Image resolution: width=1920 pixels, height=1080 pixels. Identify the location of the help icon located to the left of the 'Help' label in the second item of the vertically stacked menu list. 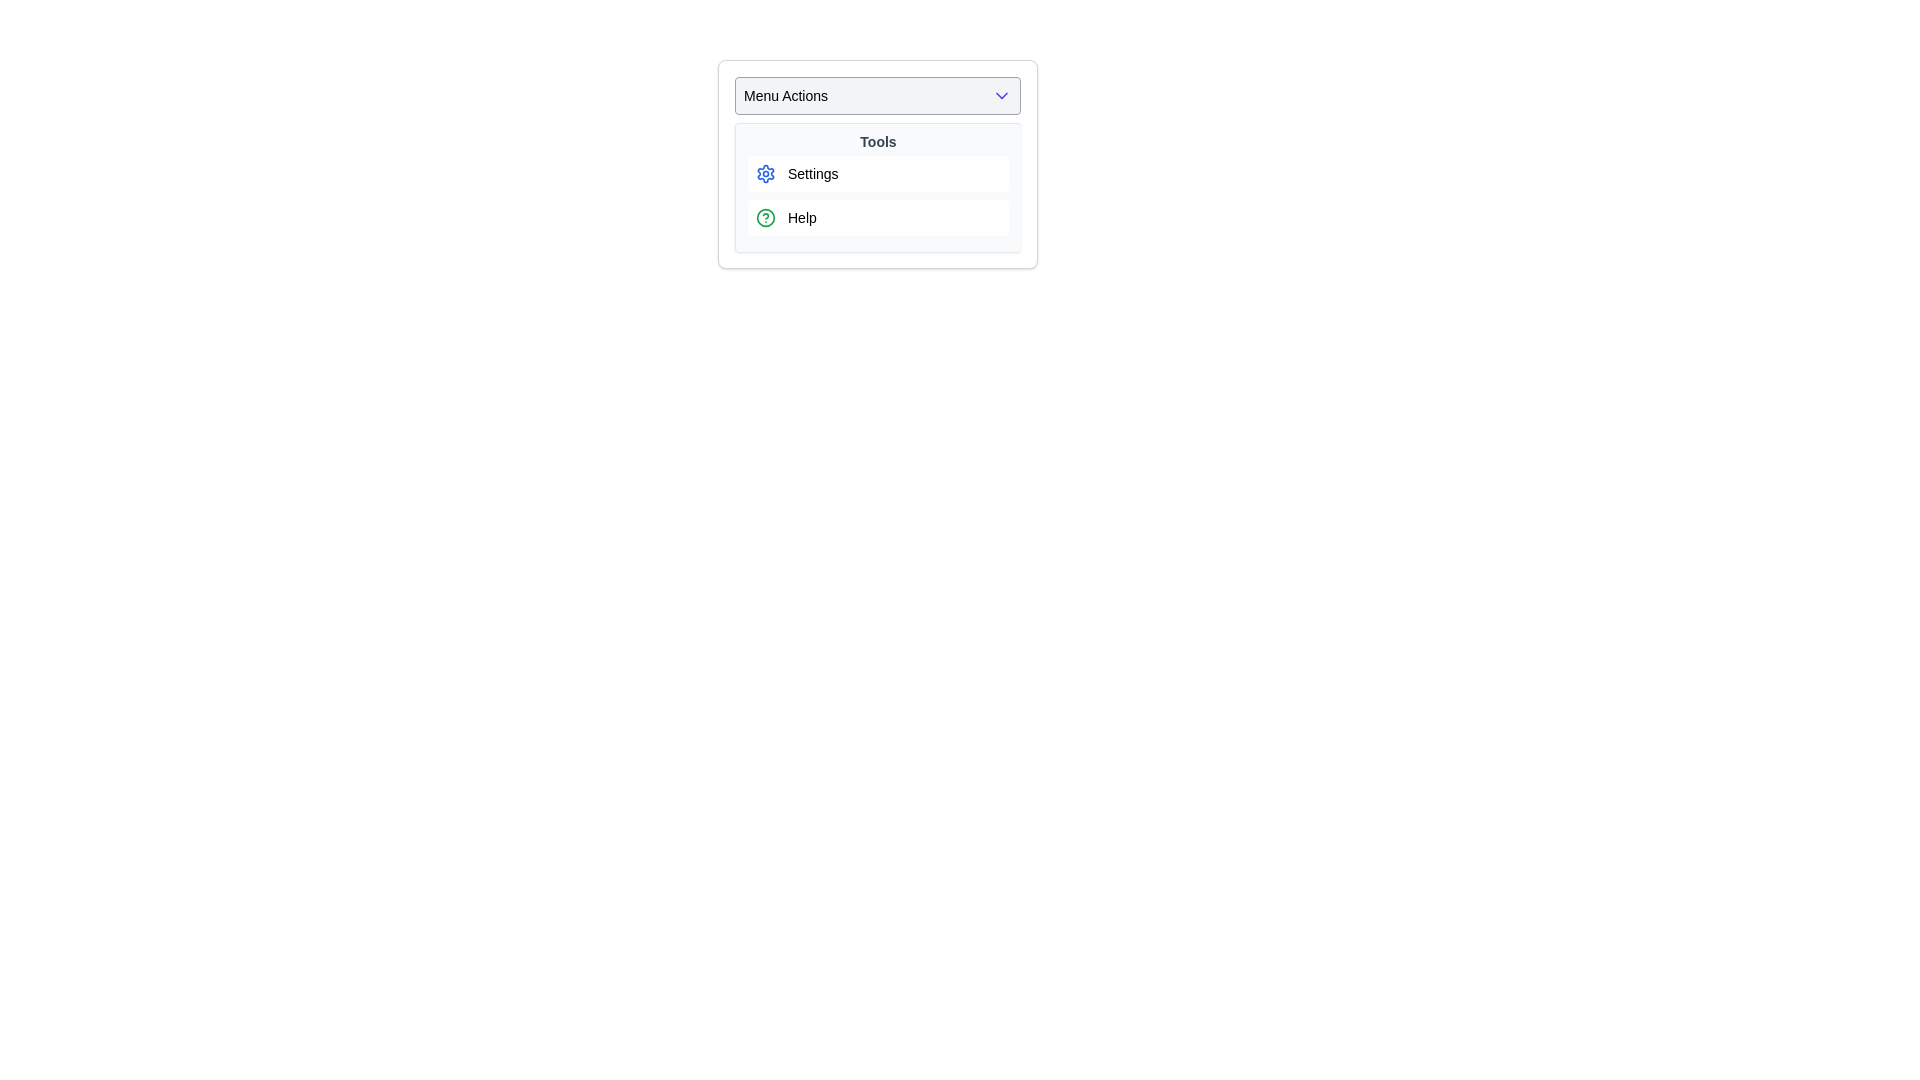
(765, 218).